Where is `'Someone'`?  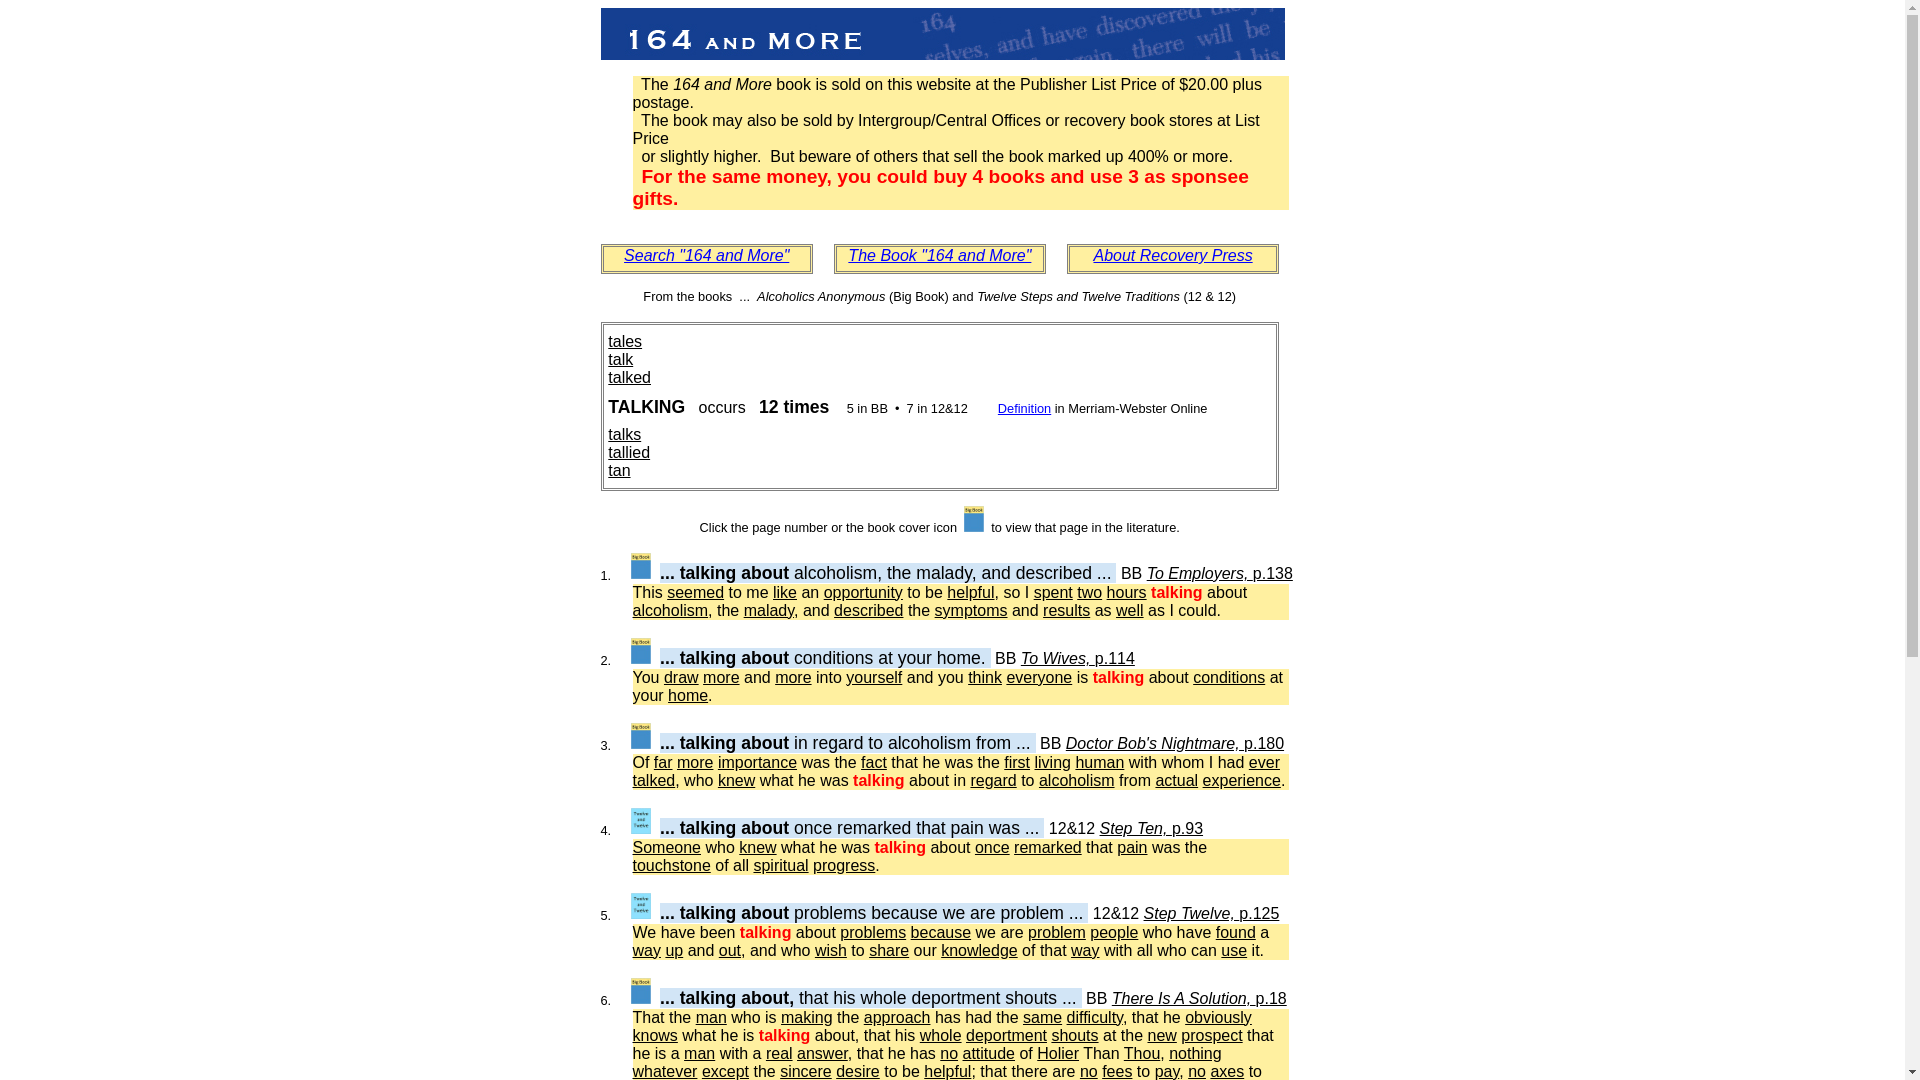 'Someone' is located at coordinates (666, 847).